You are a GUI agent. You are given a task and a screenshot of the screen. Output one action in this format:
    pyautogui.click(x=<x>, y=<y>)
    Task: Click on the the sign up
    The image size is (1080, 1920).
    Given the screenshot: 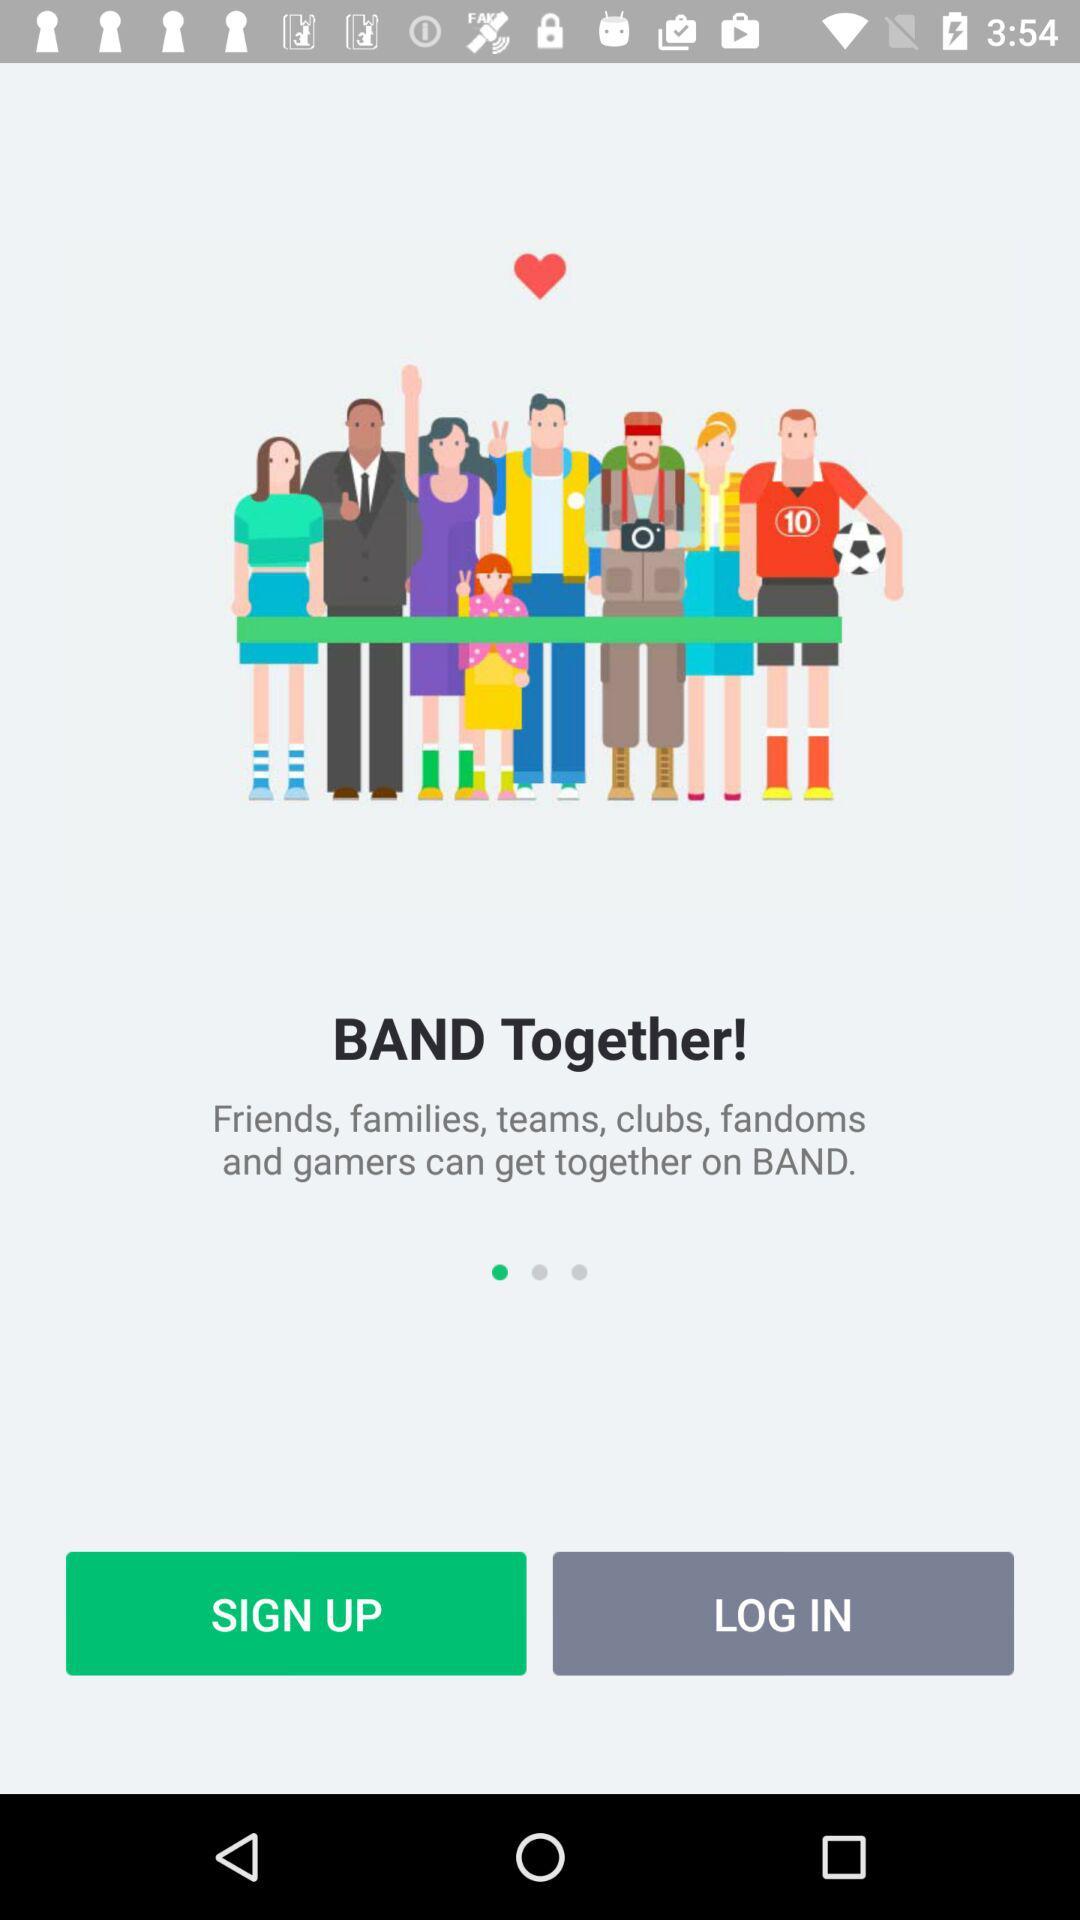 What is the action you would take?
    pyautogui.click(x=296, y=1613)
    